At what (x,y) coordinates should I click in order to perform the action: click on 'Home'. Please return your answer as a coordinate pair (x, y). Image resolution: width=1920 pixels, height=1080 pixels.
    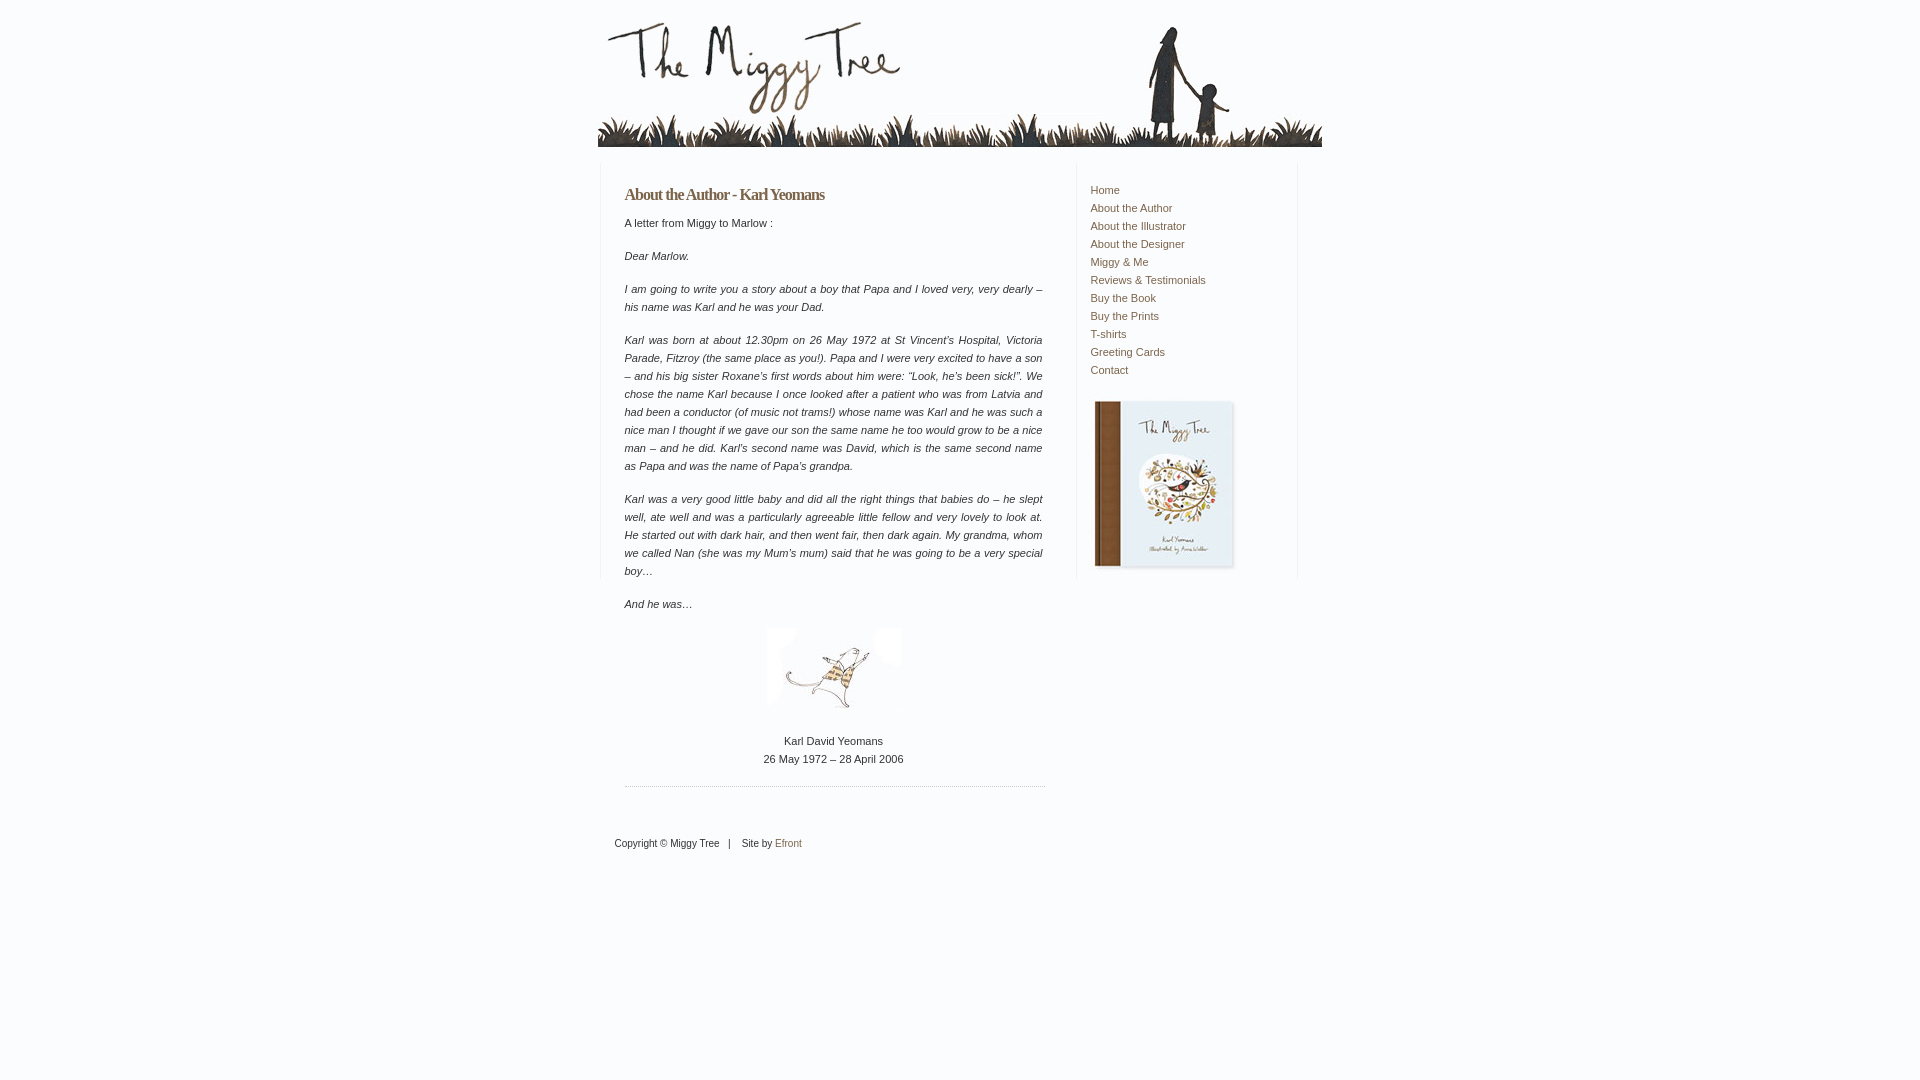
    Looking at the image, I should click on (1088, 189).